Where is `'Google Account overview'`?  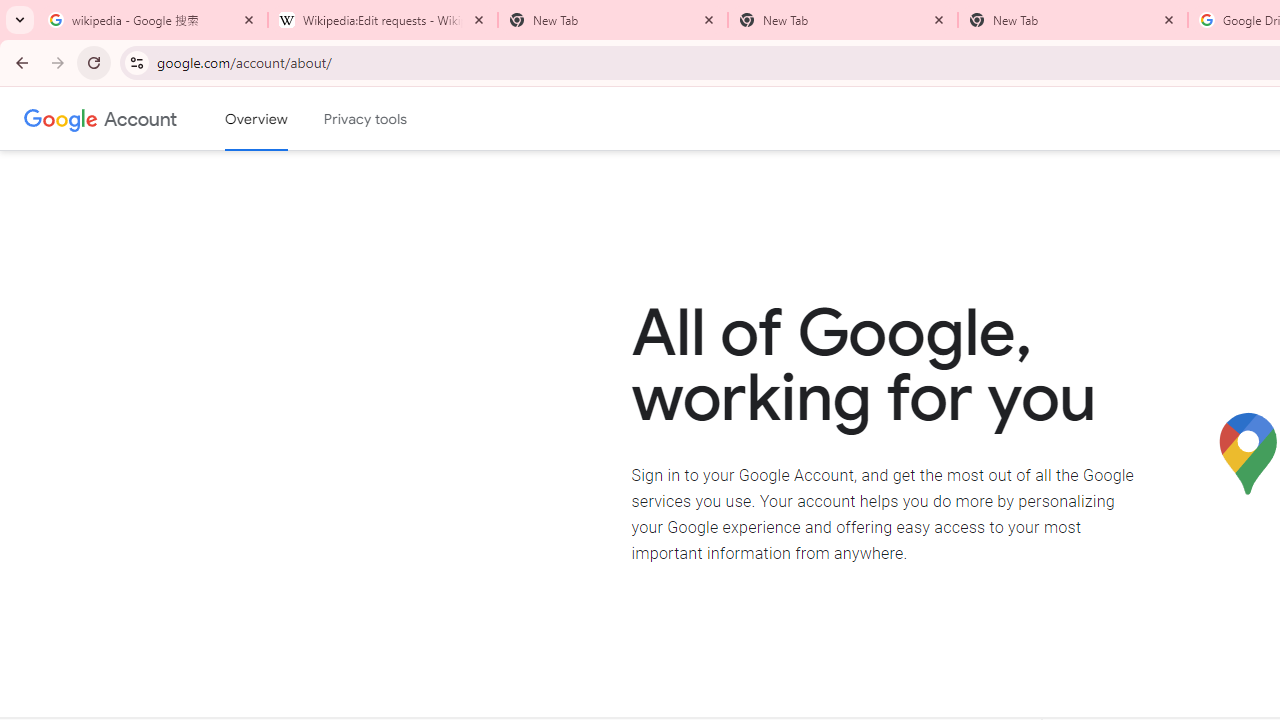 'Google Account overview' is located at coordinates (255, 119).